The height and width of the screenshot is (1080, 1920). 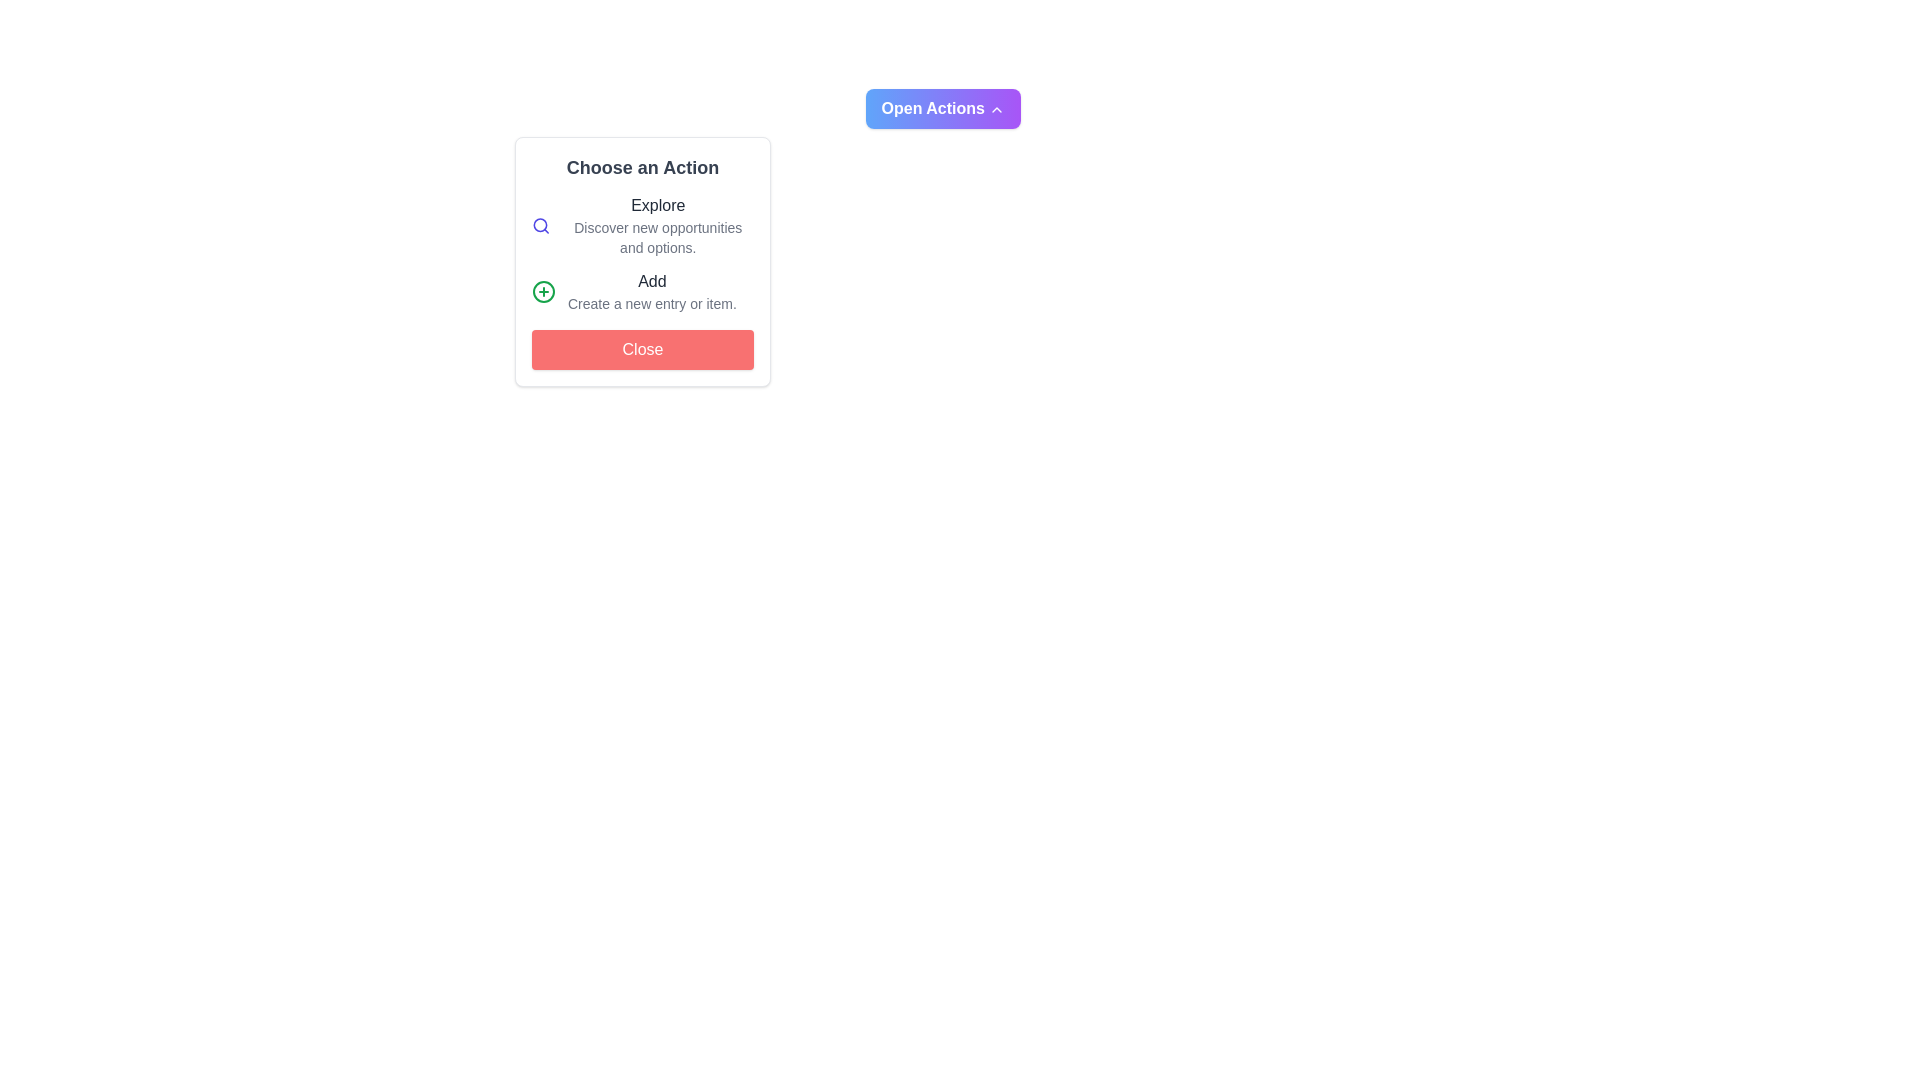 I want to click on the magnifying glass icon, styled in a modern outline design with a dark indigo color, located to the left of the 'Explore' text within the 'Choose an Action' card, so click(x=541, y=225).